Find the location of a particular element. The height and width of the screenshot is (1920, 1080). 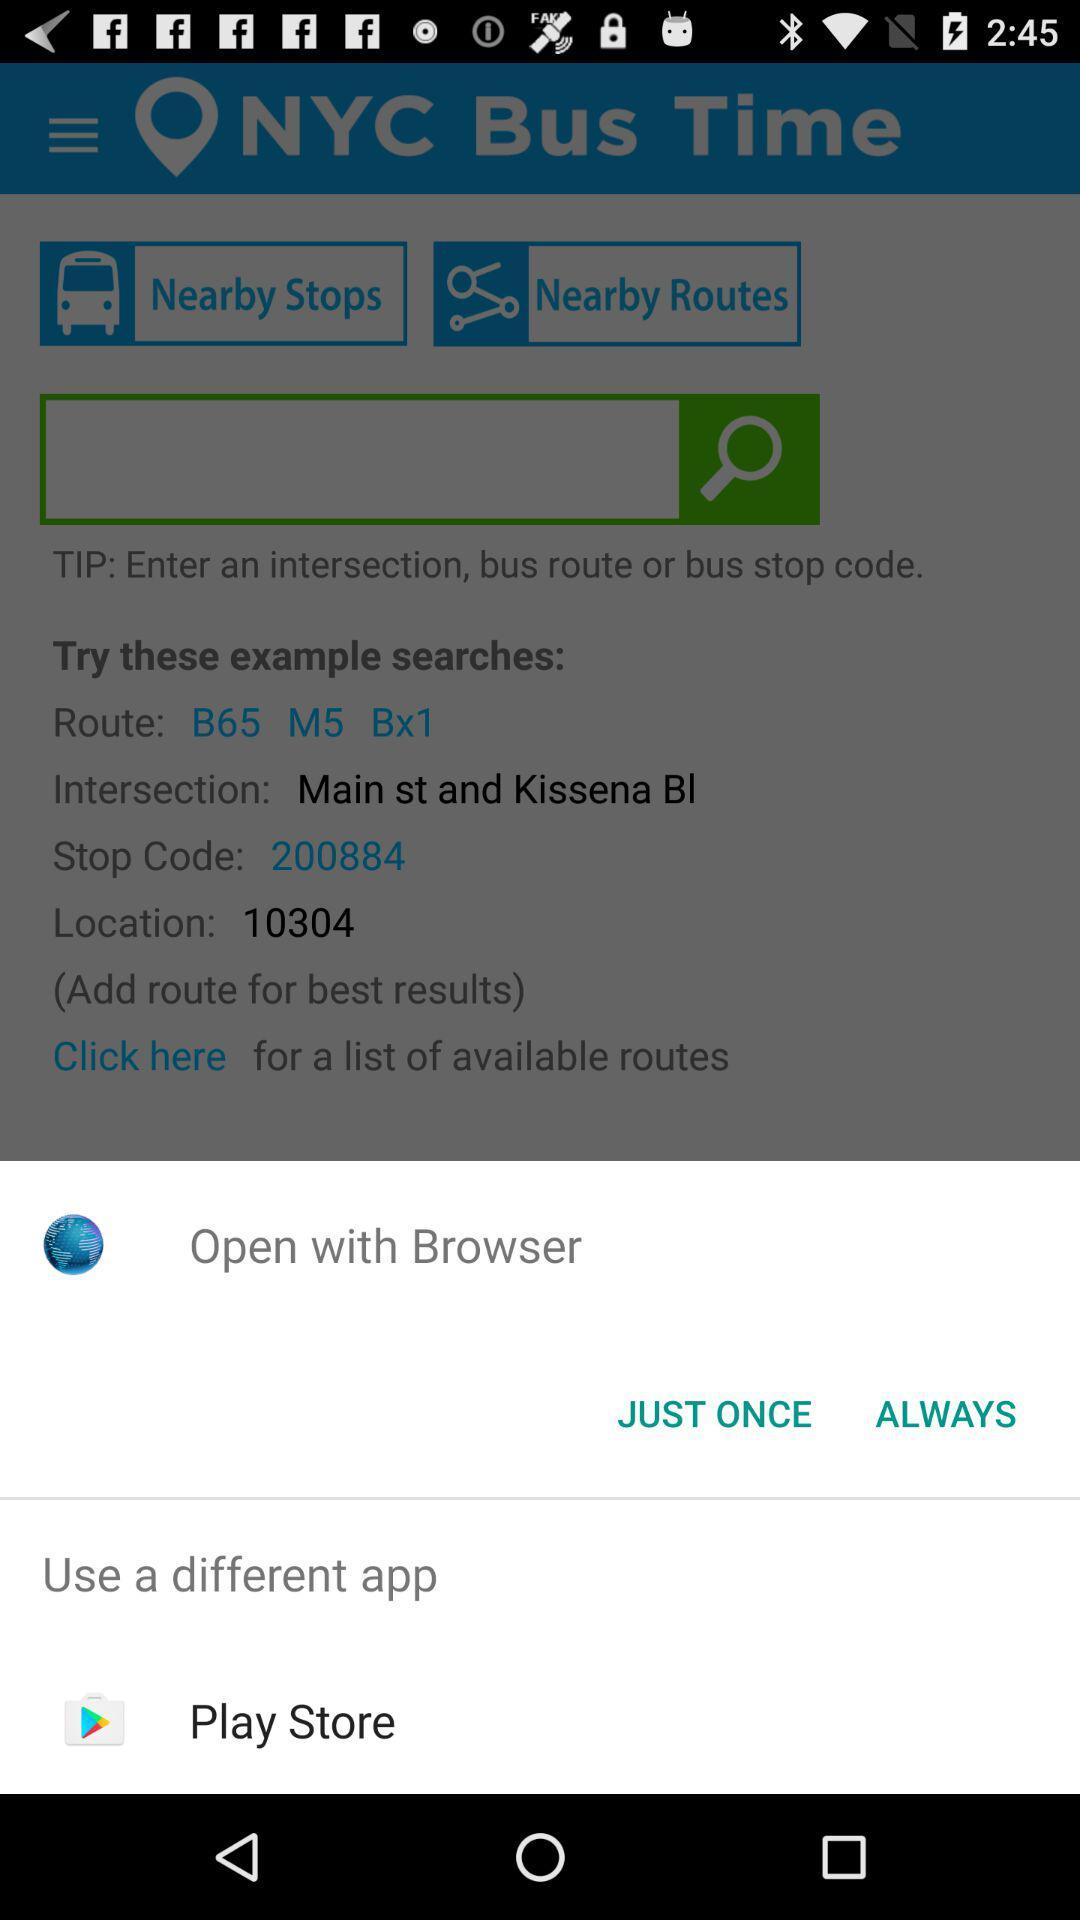

the app below the open with browser app is located at coordinates (945, 1411).